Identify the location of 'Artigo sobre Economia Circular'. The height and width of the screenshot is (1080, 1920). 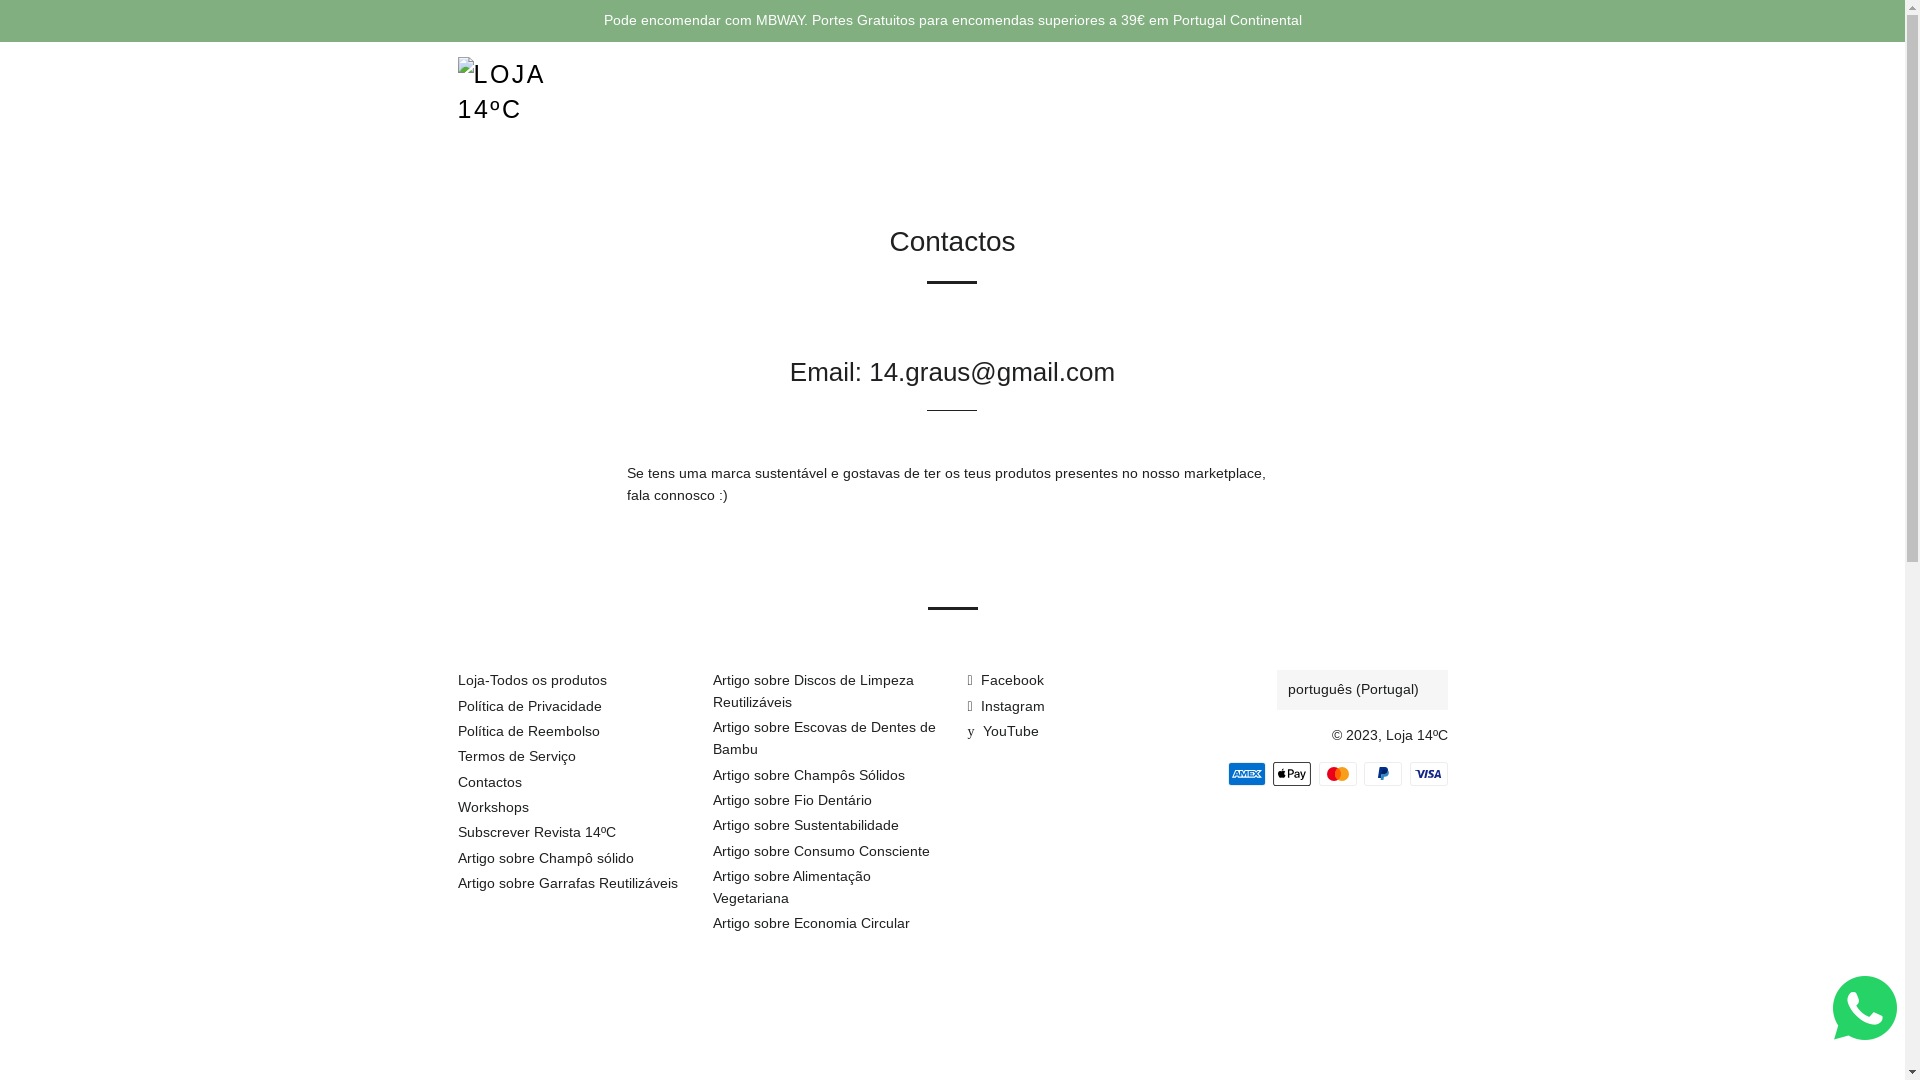
(711, 922).